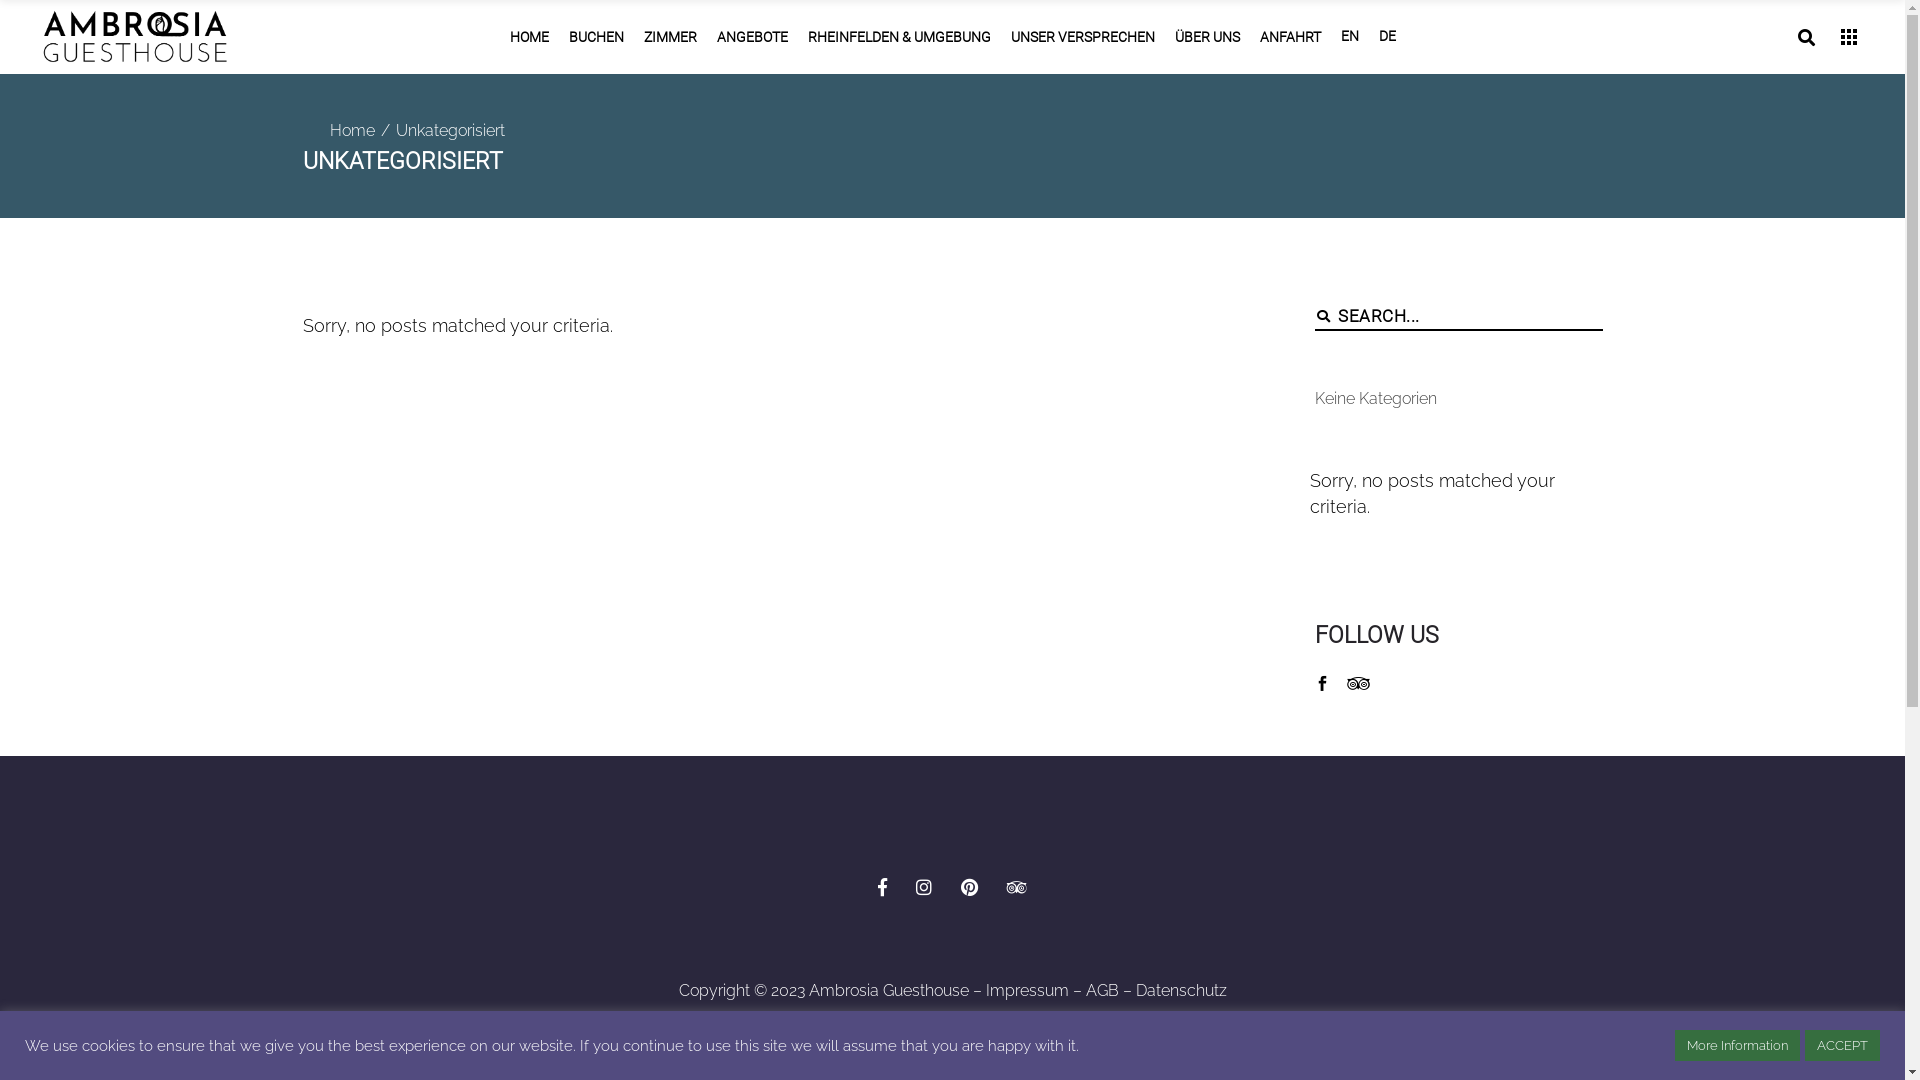 The height and width of the screenshot is (1080, 1920). I want to click on 'RHEINFELDEN & UMGEBUNG', so click(796, 37).